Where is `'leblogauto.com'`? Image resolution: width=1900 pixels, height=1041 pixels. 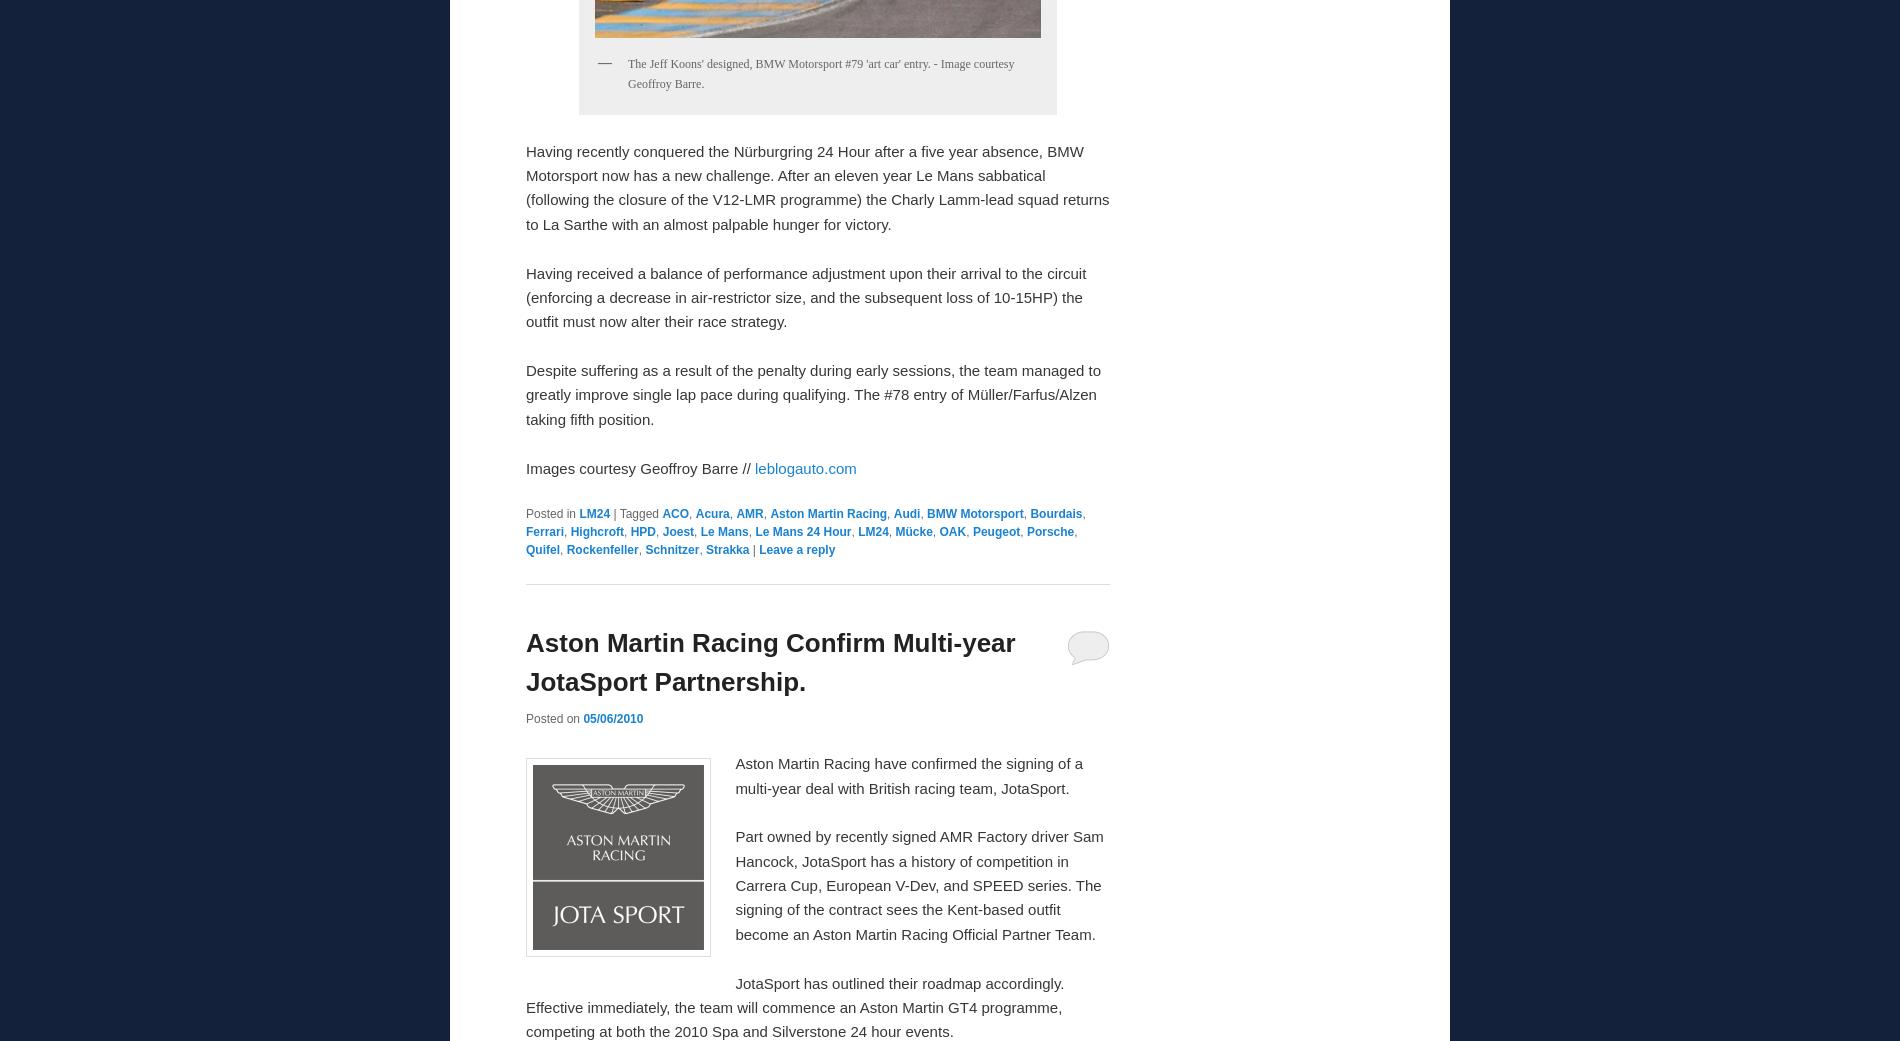 'leblogauto.com' is located at coordinates (804, 466).